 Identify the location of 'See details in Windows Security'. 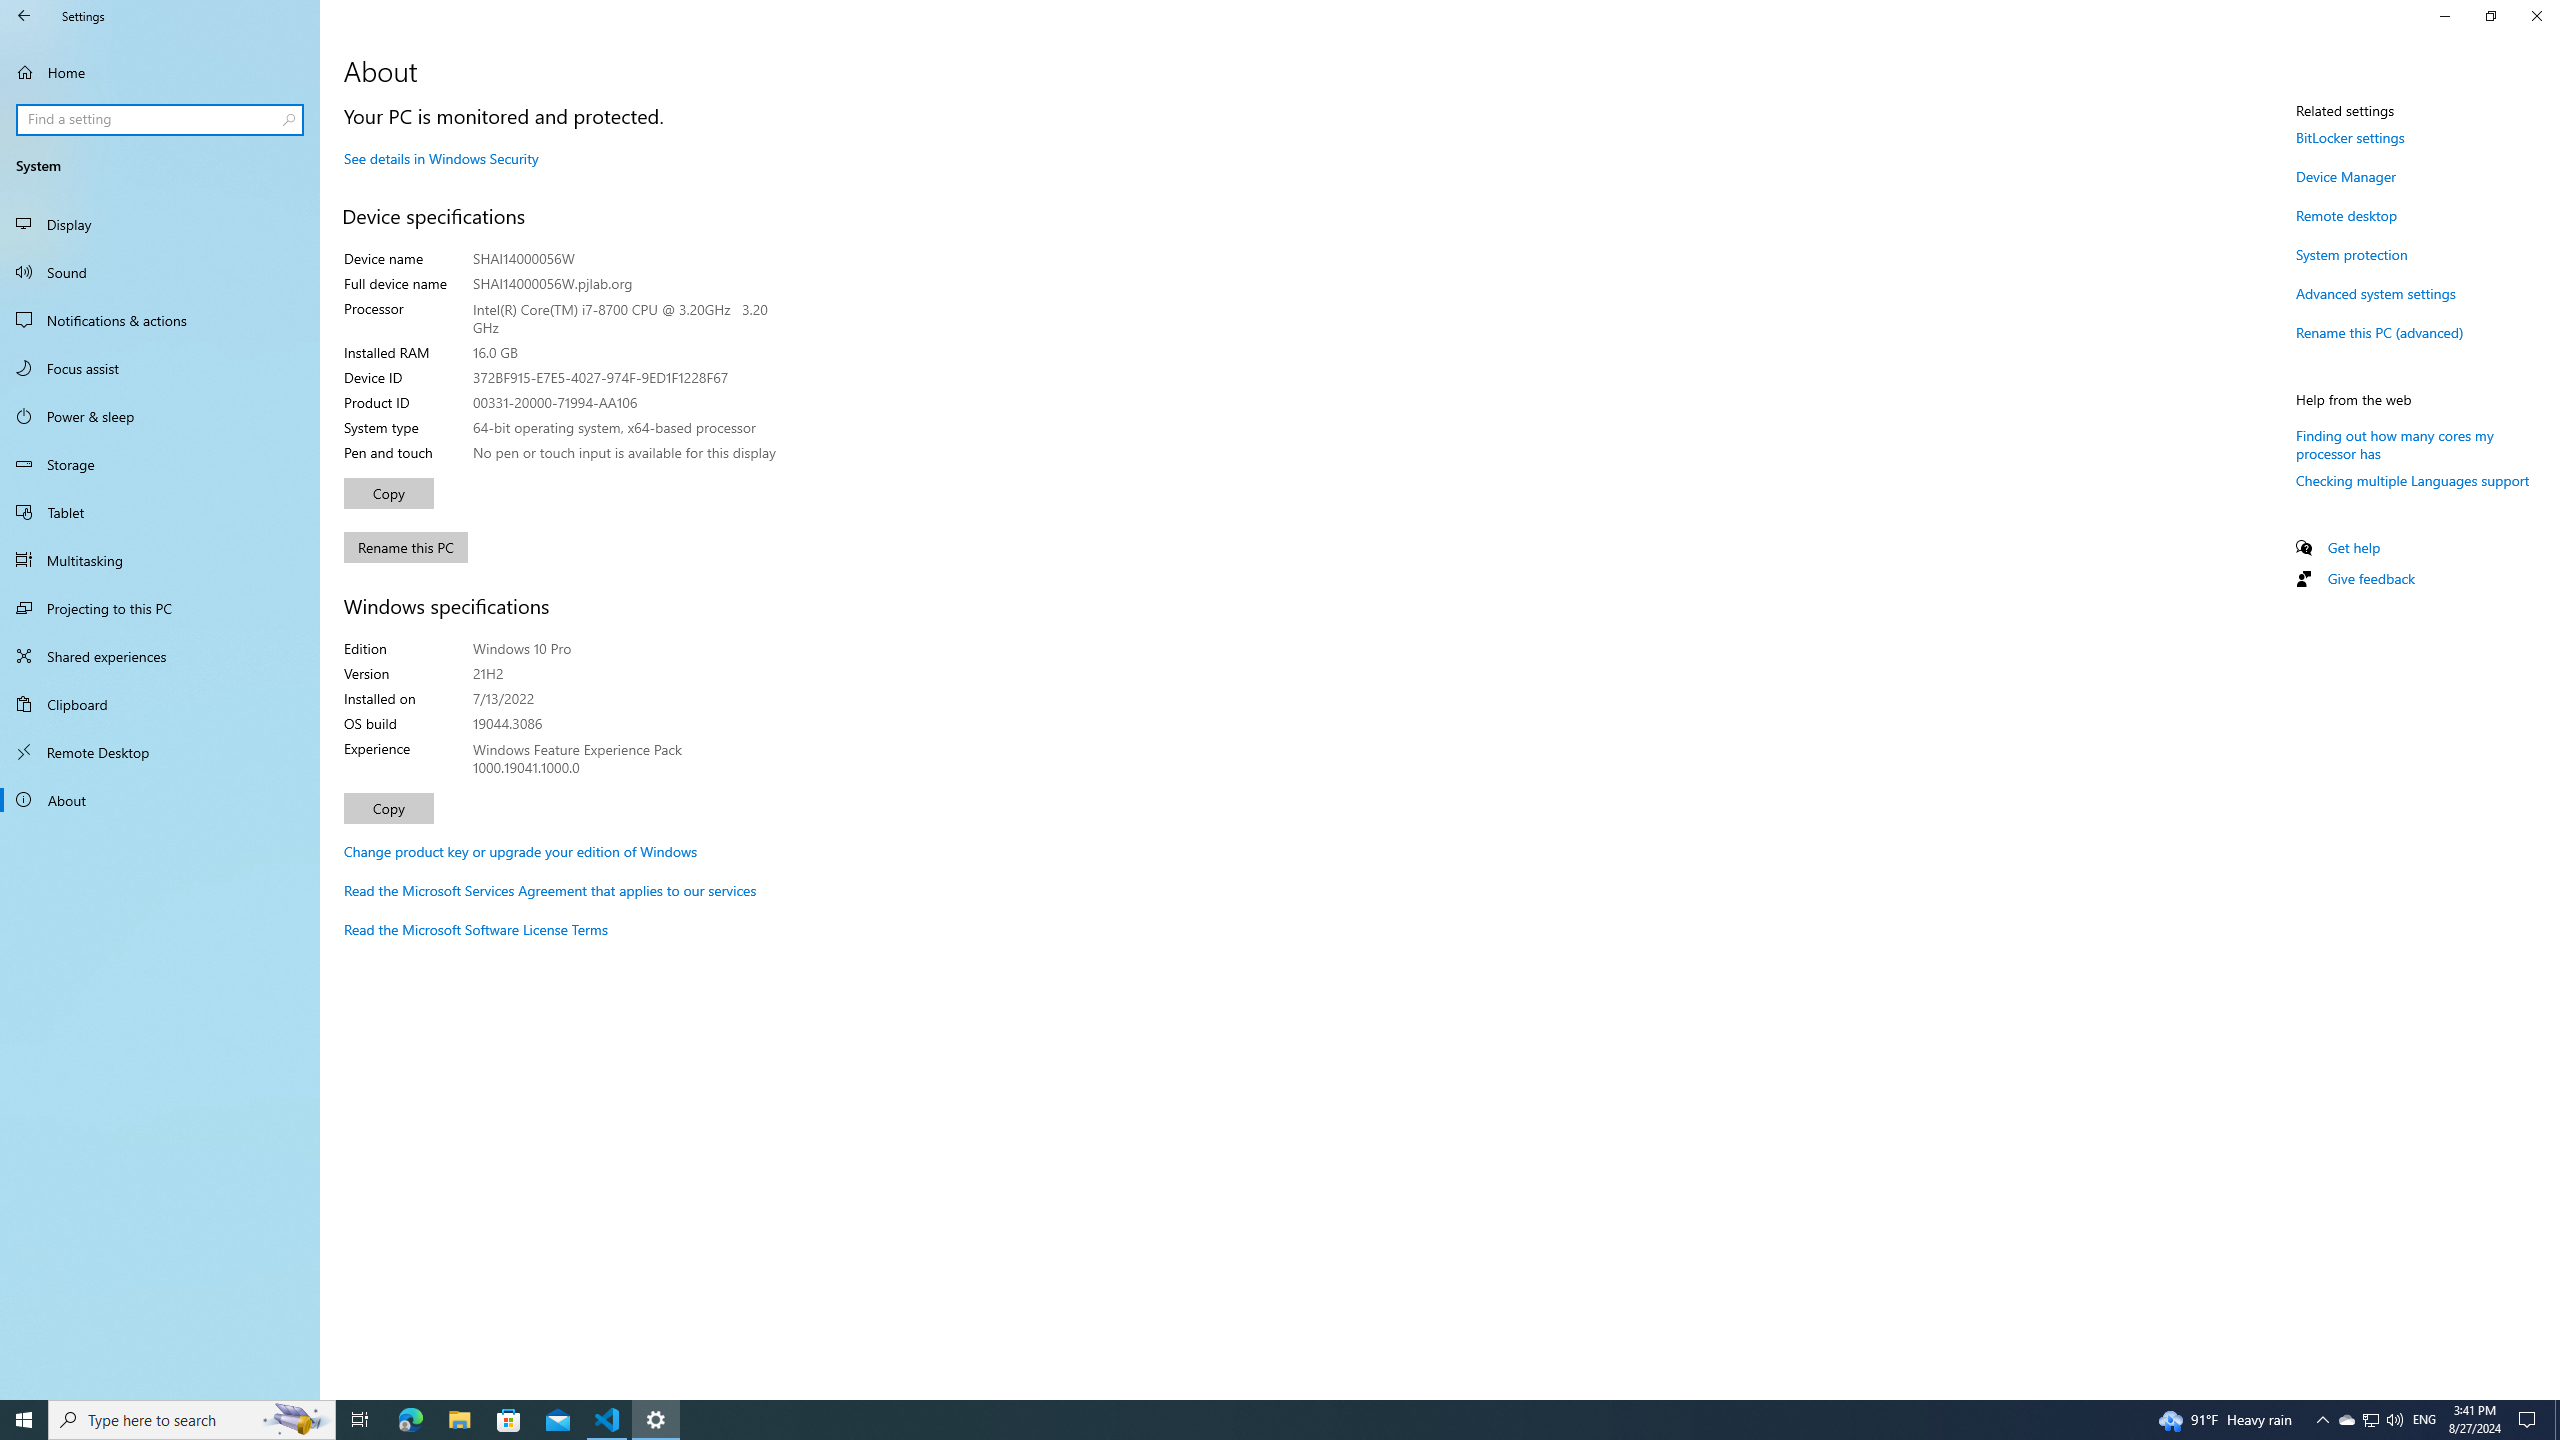
(440, 157).